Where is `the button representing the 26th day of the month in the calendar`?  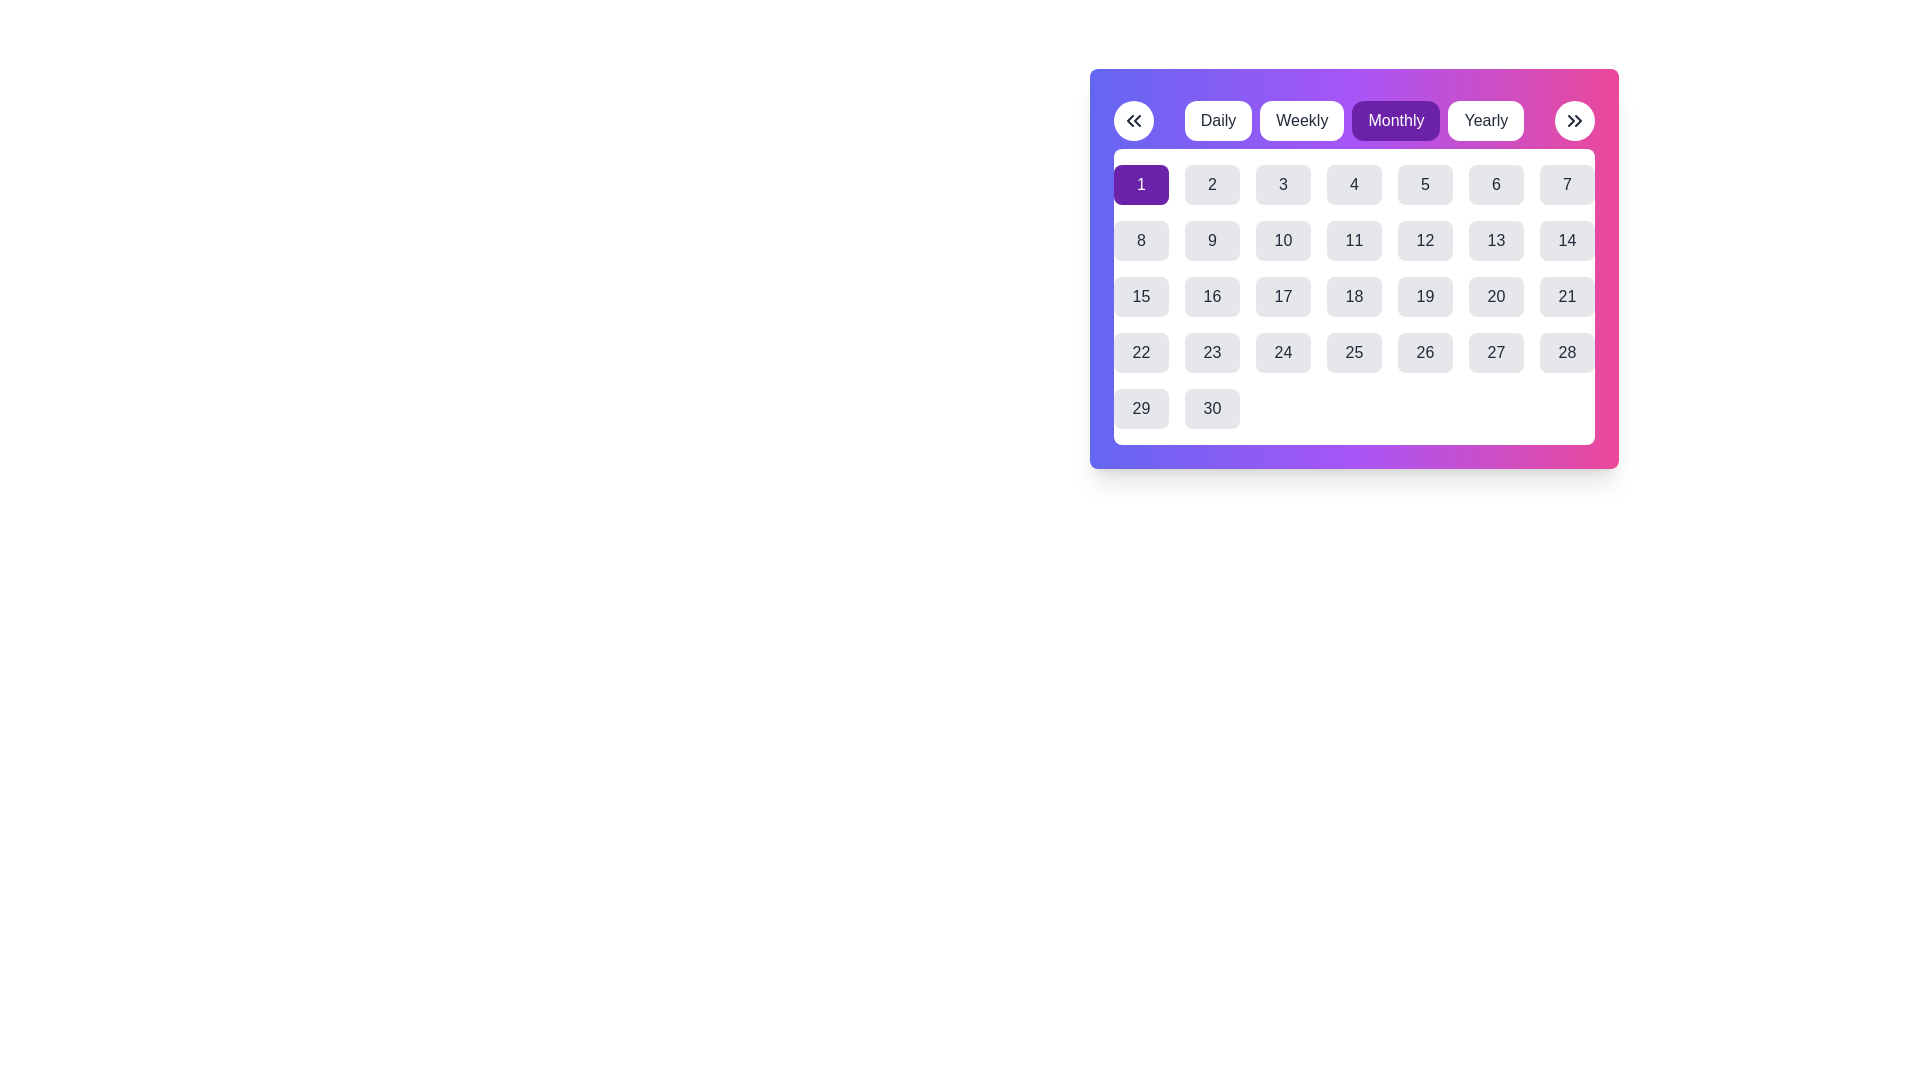
the button representing the 26th day of the month in the calendar is located at coordinates (1424, 352).